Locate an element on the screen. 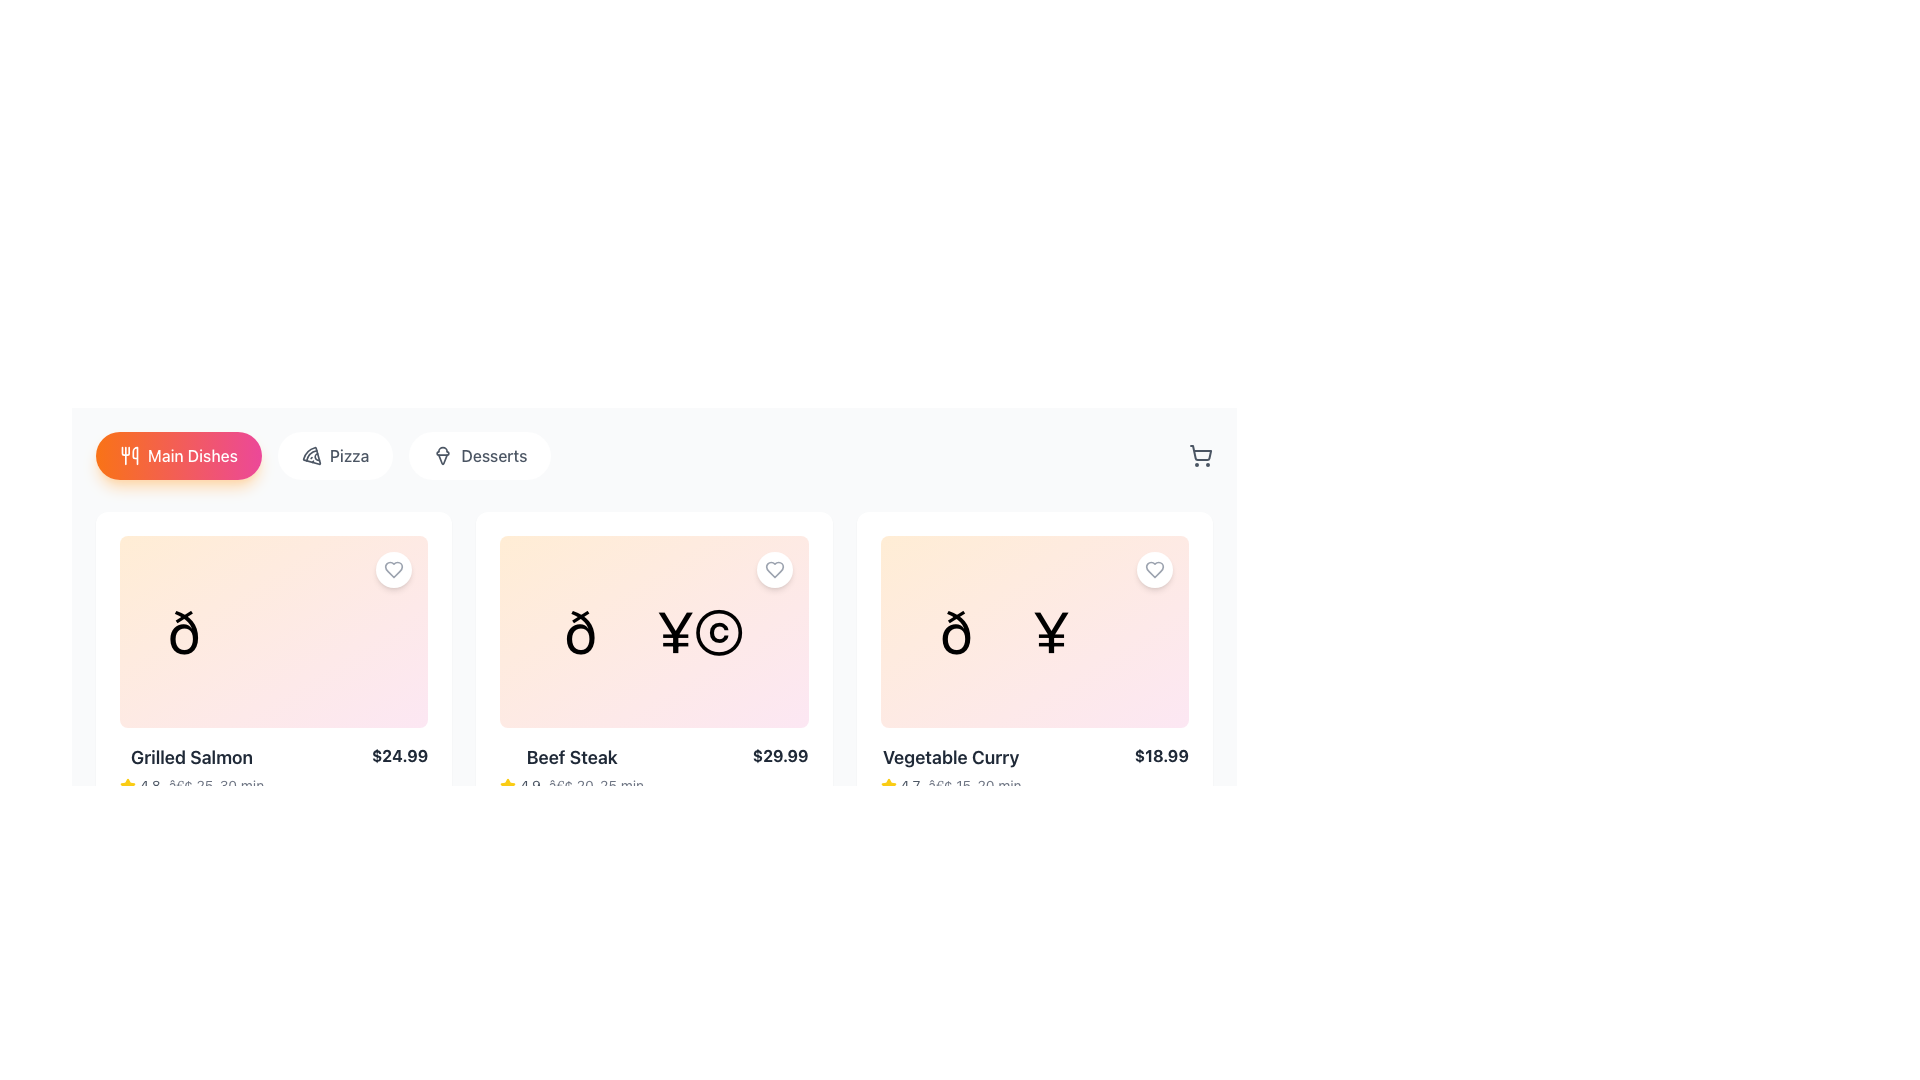  the text label displaying the estimated time for preparation or delivery related to 'Vegetable Curry', located at the bottom right of the card, under the cost of $18.99 and to the right of the rating '4.7' and star icon is located at coordinates (974, 785).